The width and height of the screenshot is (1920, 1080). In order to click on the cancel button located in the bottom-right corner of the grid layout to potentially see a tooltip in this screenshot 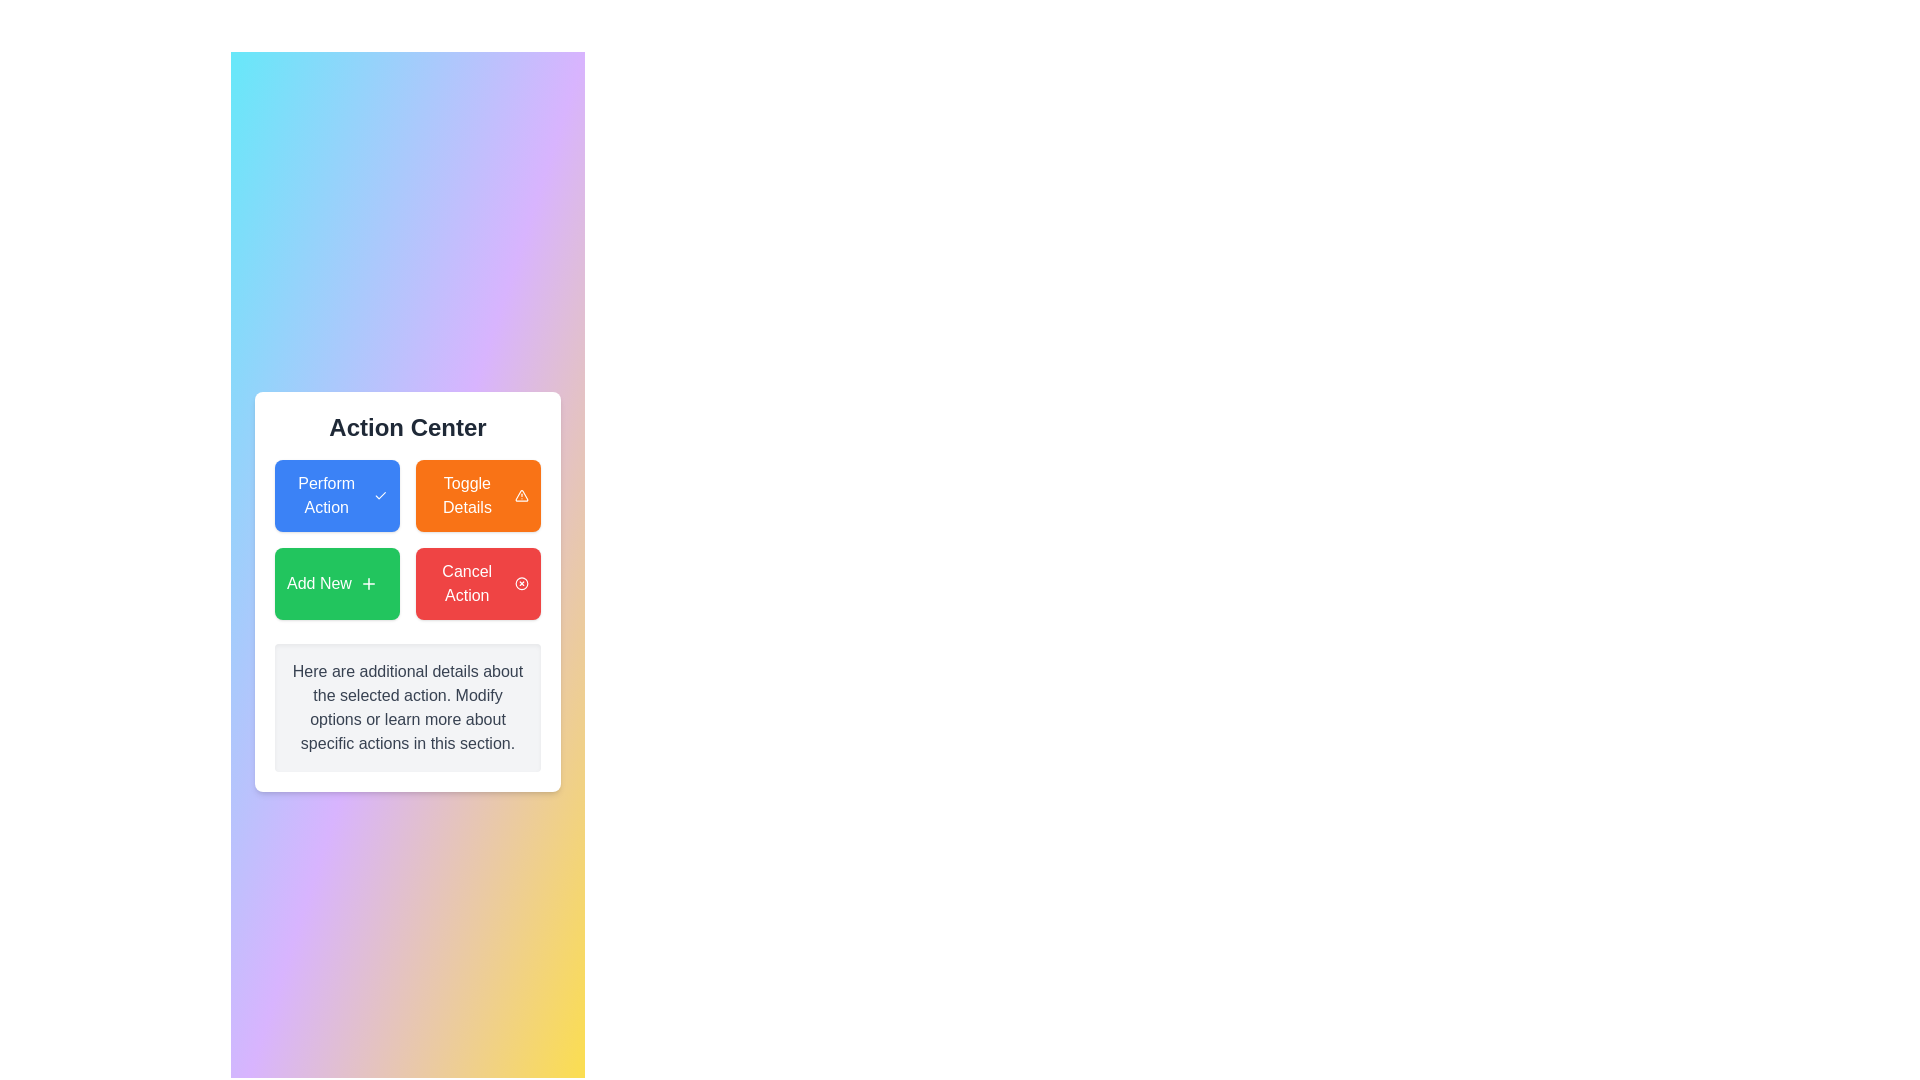, I will do `click(477, 583)`.